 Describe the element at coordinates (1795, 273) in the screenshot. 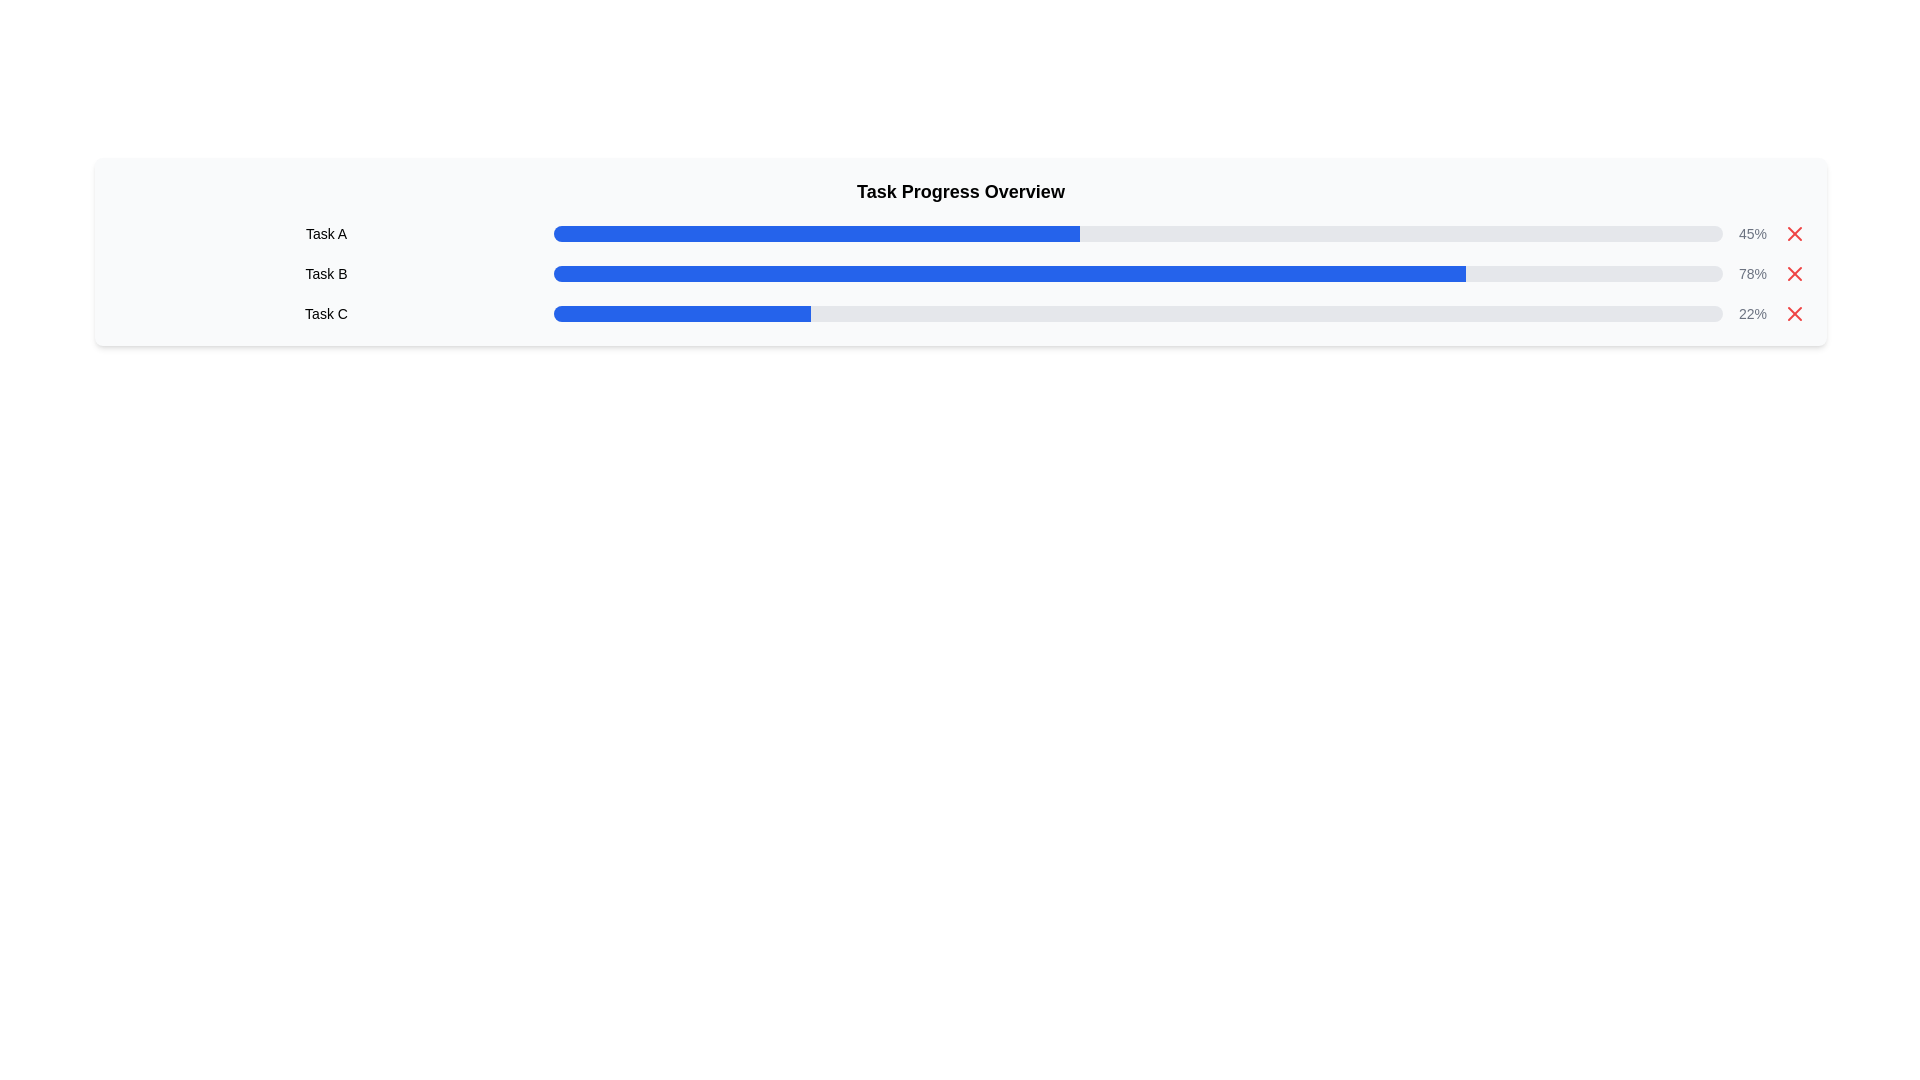

I see `the delete button located at the right edge of the row, associated with 'Task B'` at that location.